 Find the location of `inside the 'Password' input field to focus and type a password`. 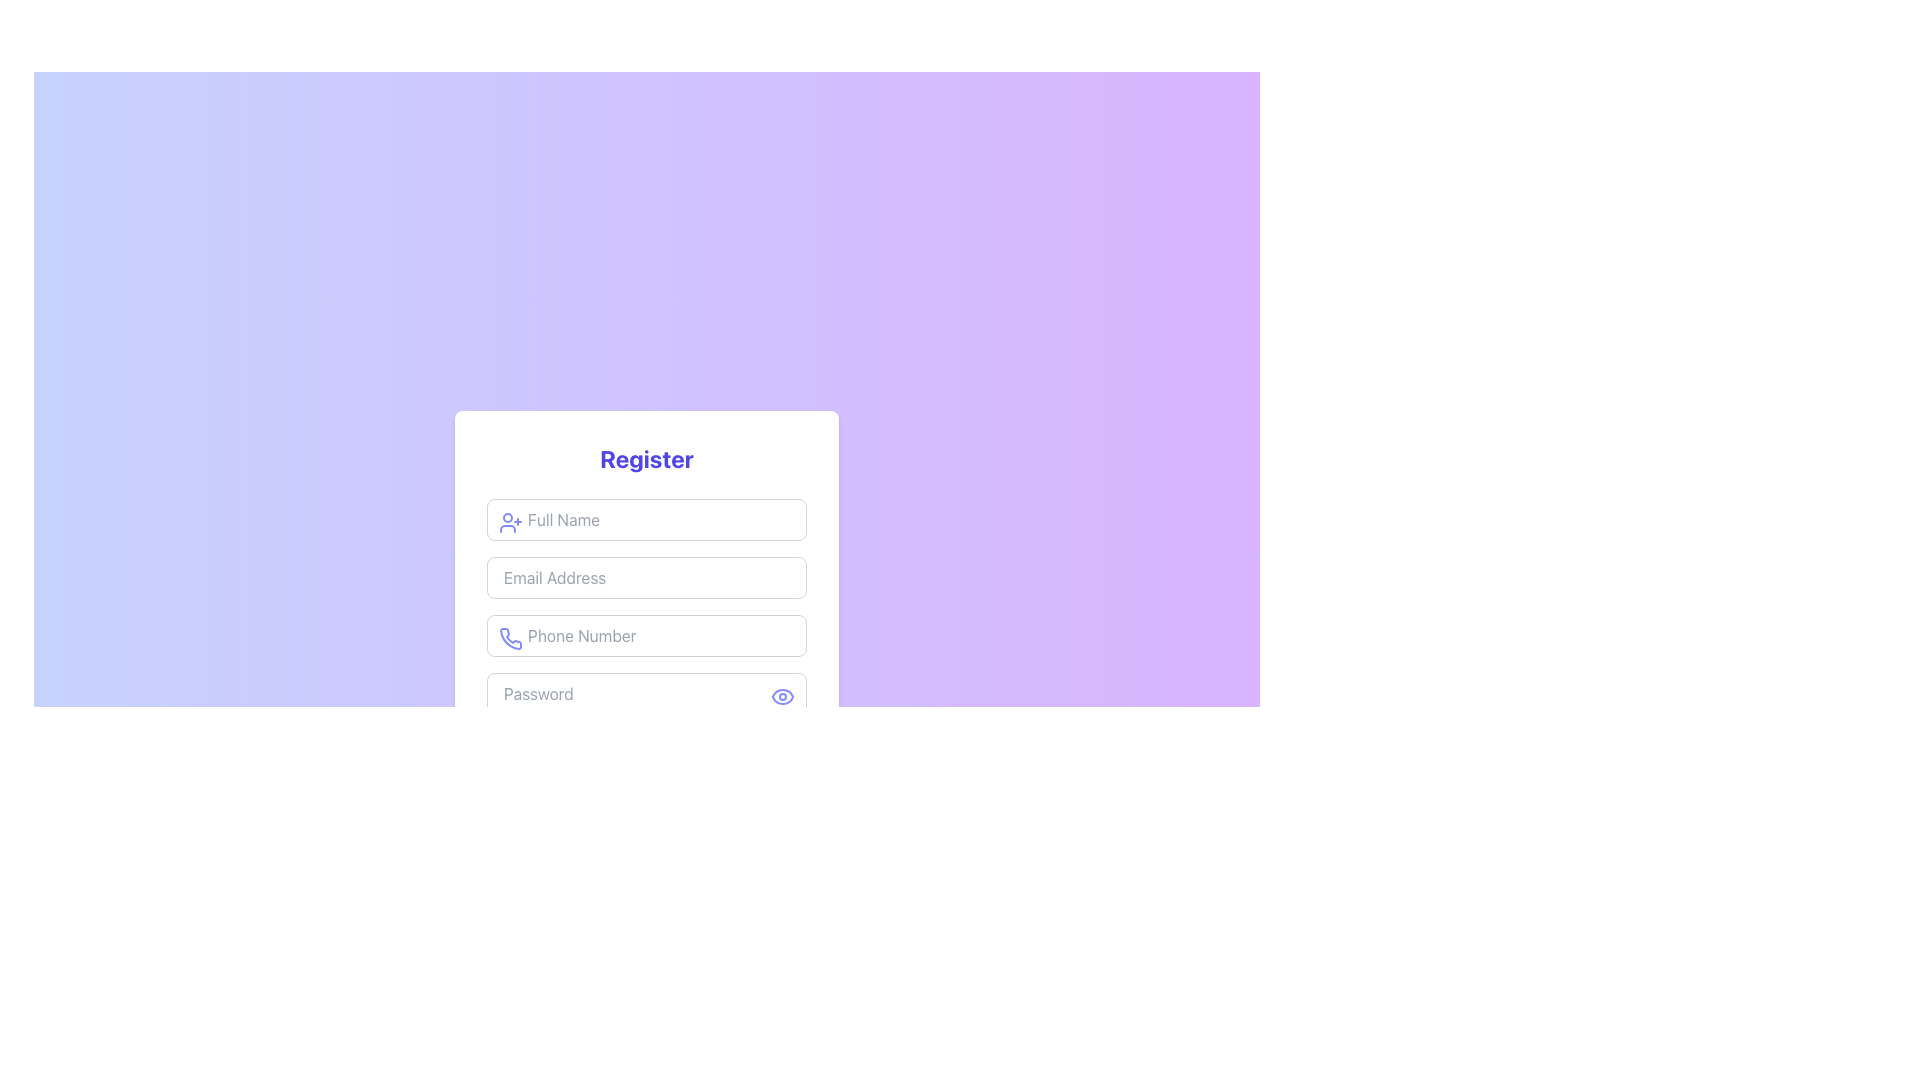

inside the 'Password' input field to focus and type a password is located at coordinates (647, 693).